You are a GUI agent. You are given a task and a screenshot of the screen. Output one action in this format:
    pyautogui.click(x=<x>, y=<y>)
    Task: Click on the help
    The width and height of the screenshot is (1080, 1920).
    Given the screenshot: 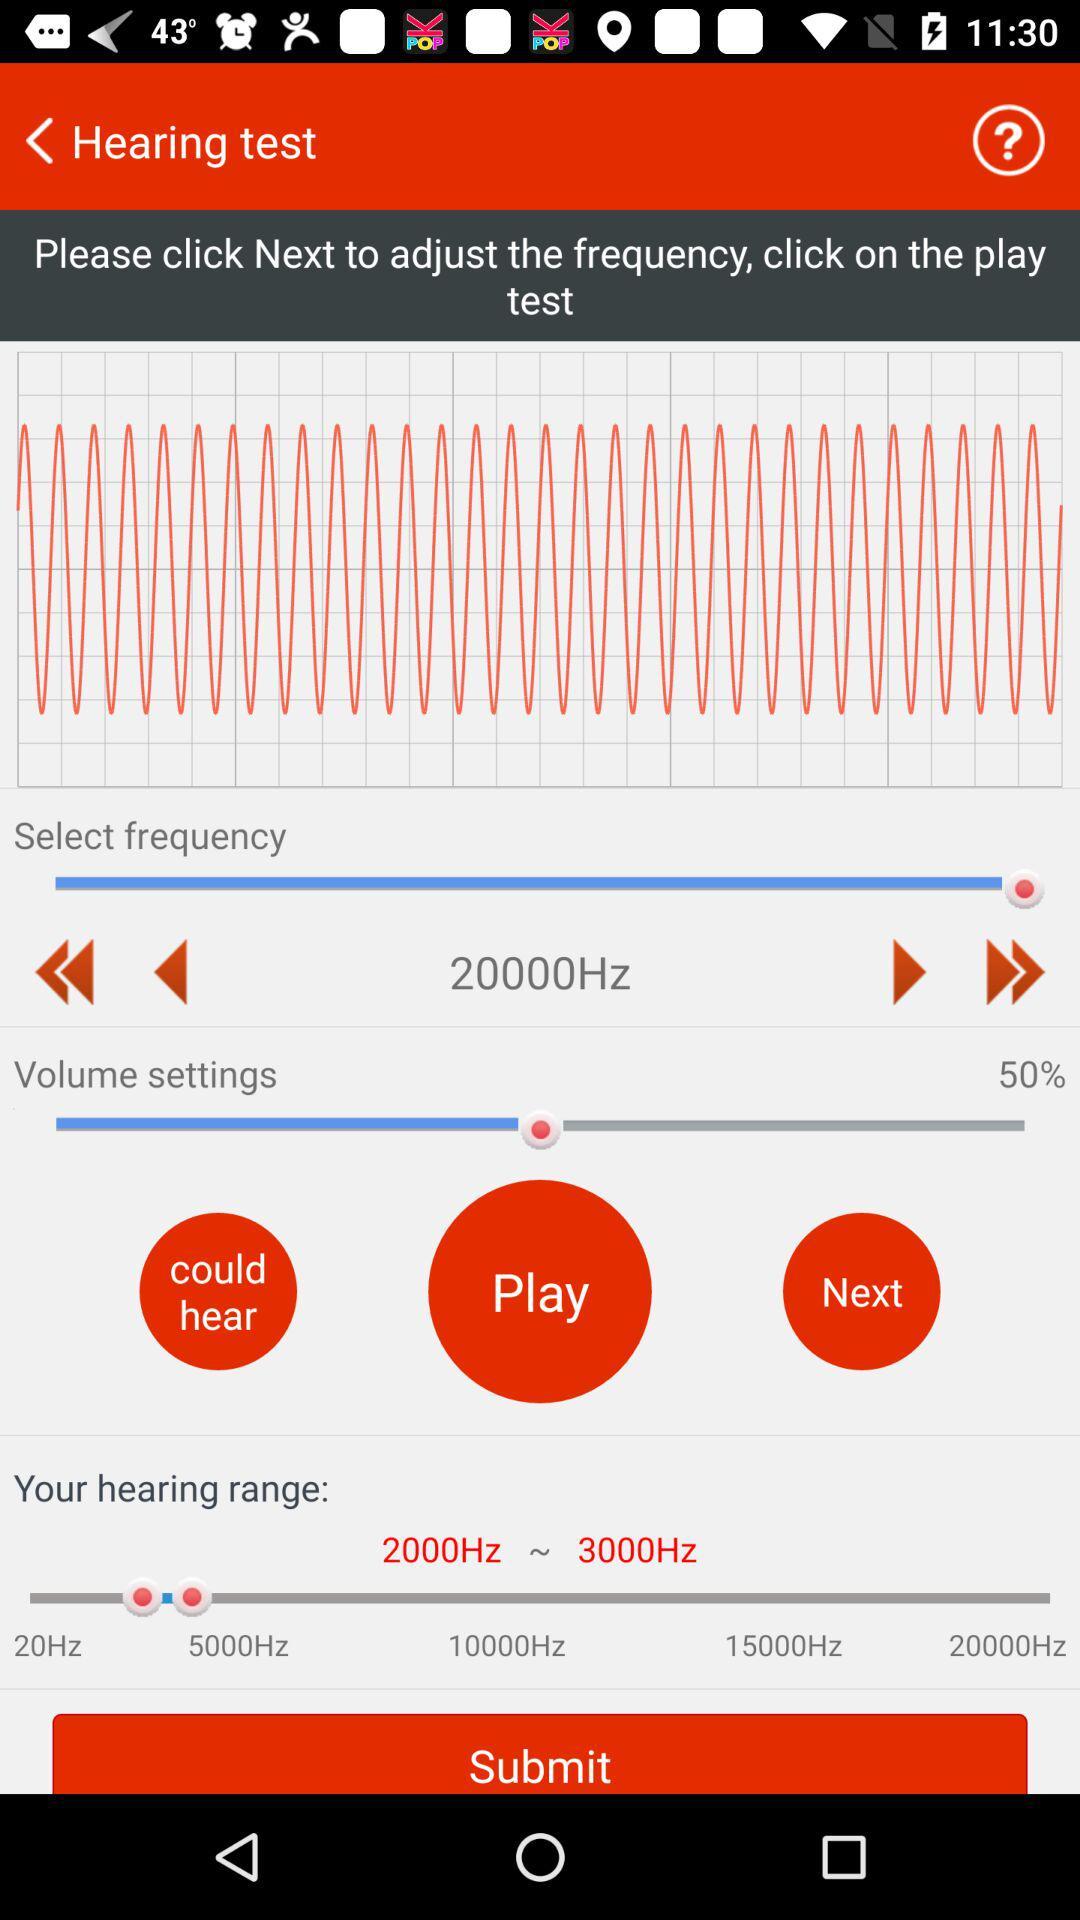 What is the action you would take?
    pyautogui.click(x=1008, y=139)
    